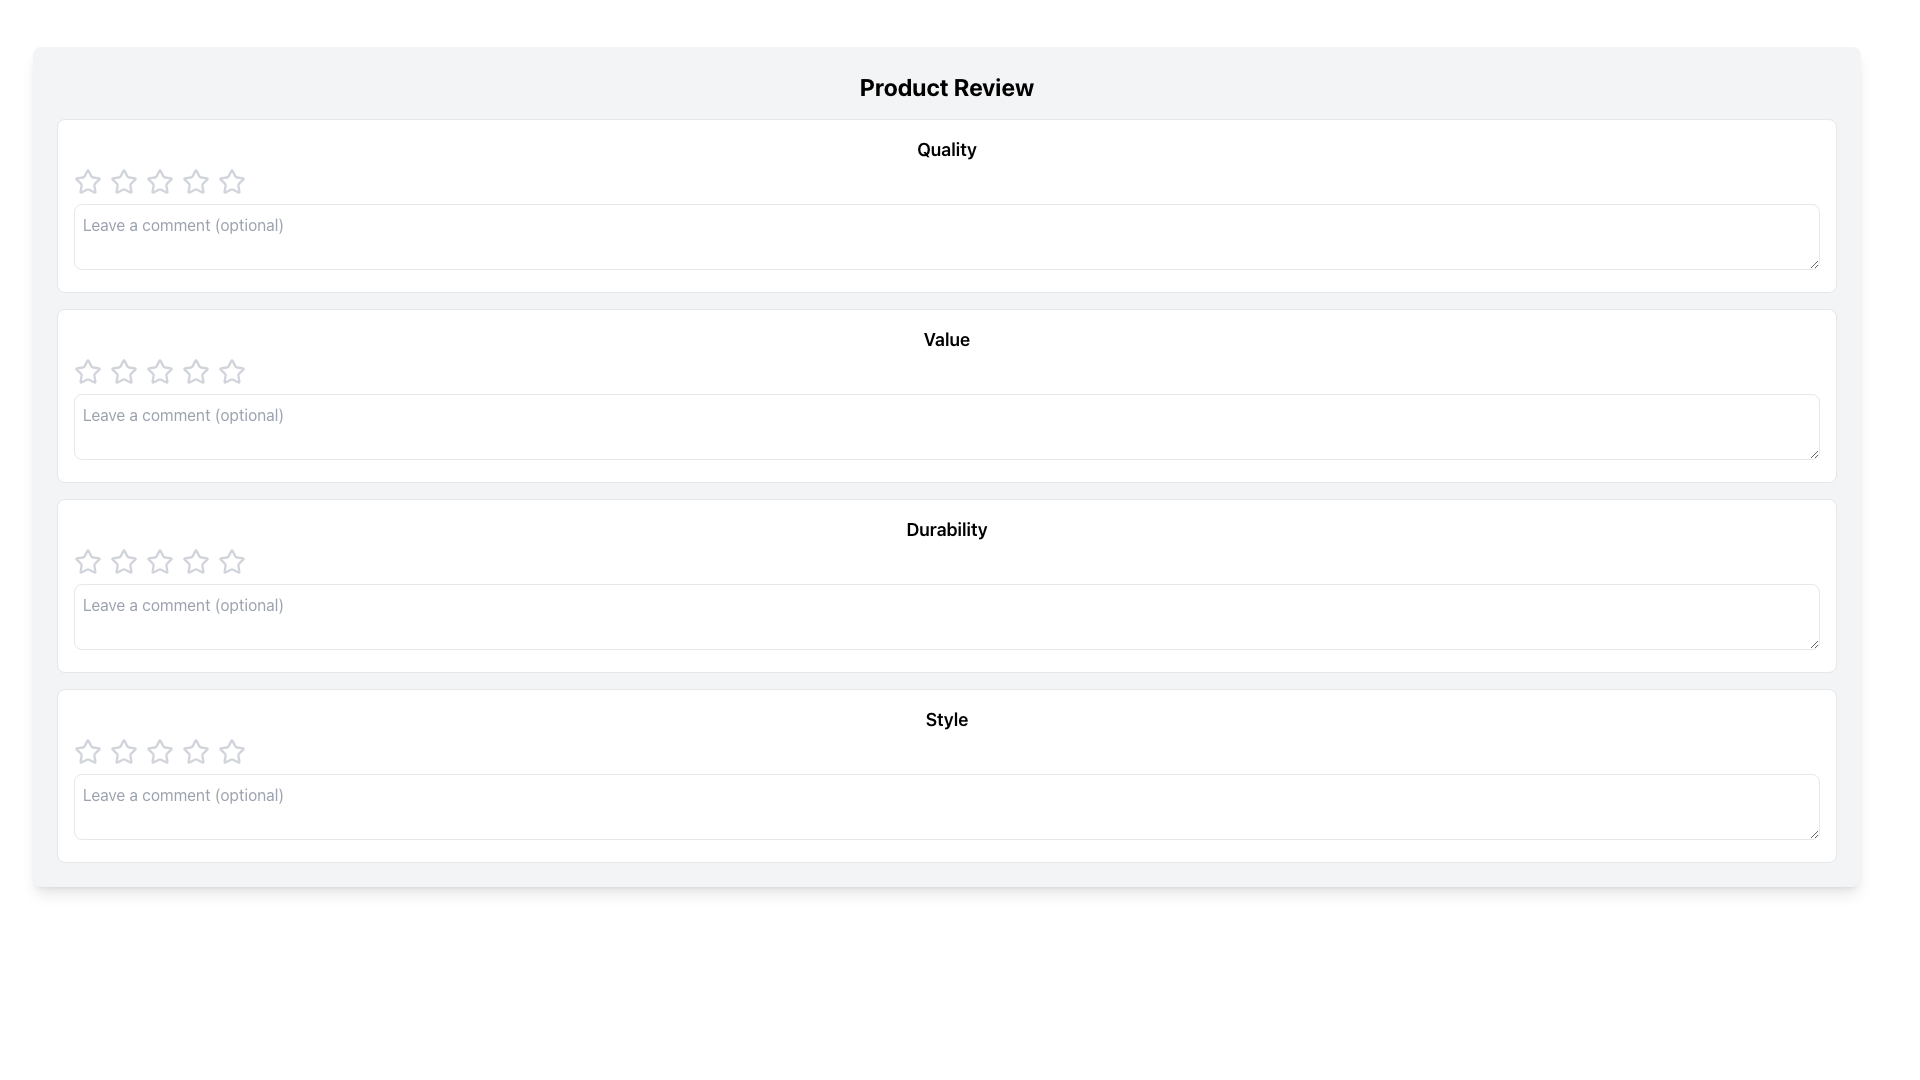 This screenshot has width=1920, height=1080. What do you see at coordinates (123, 371) in the screenshot?
I see `the third star icon` at bounding box center [123, 371].